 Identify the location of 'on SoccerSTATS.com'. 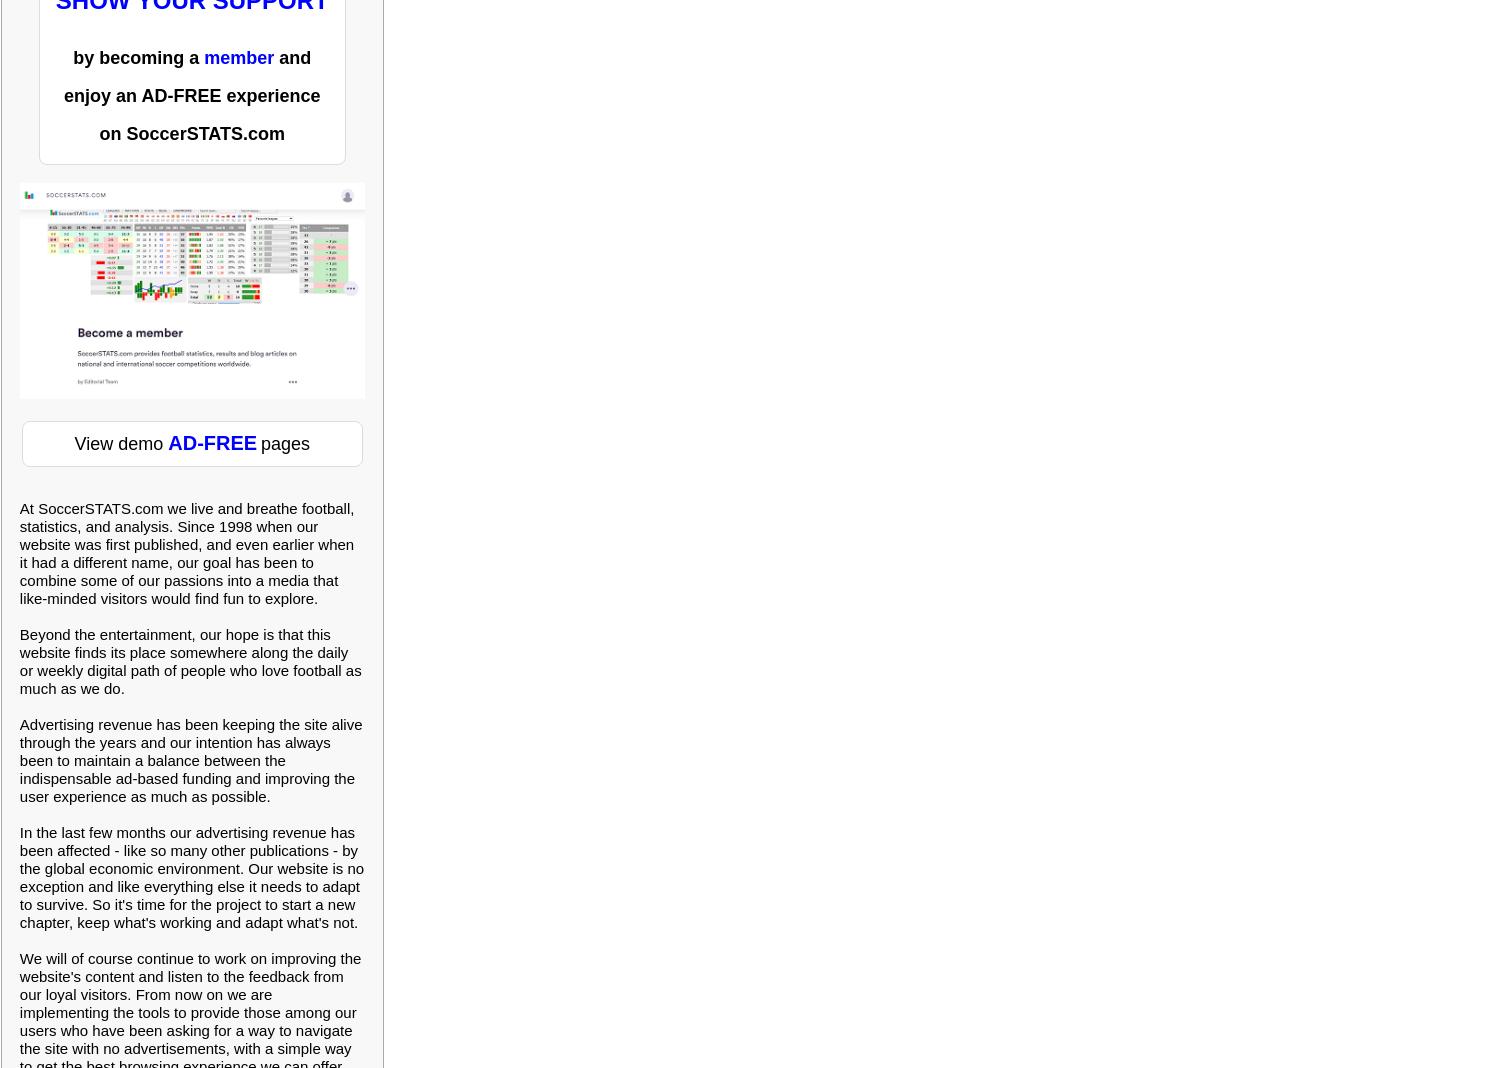
(191, 134).